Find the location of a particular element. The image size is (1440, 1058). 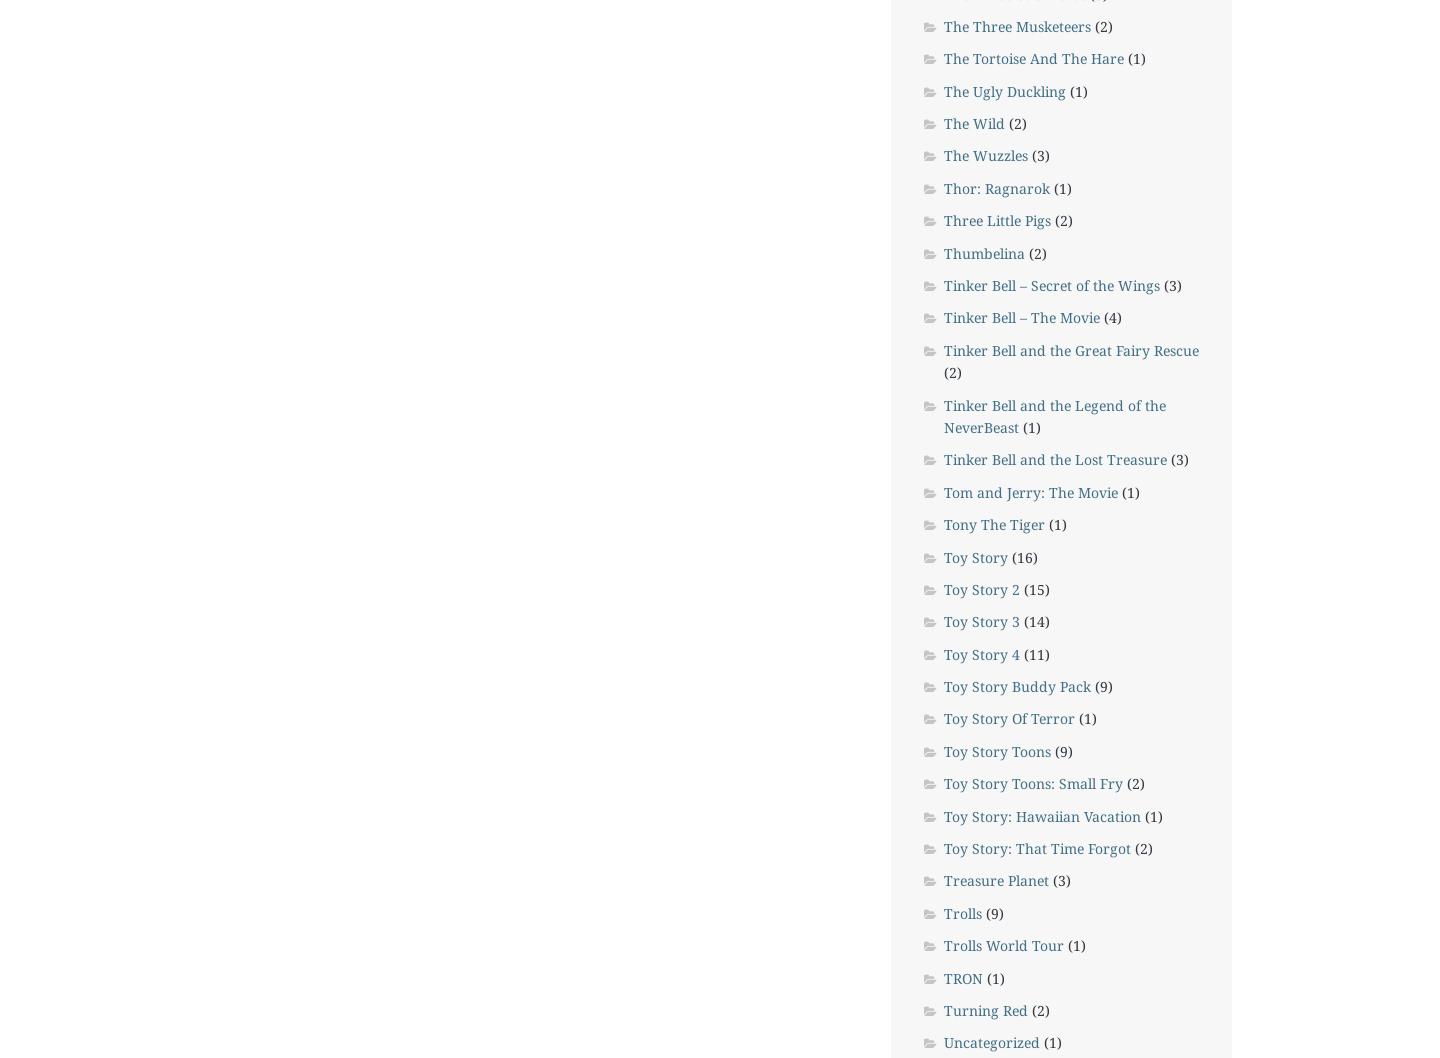

'(15)' is located at coordinates (1034, 588).